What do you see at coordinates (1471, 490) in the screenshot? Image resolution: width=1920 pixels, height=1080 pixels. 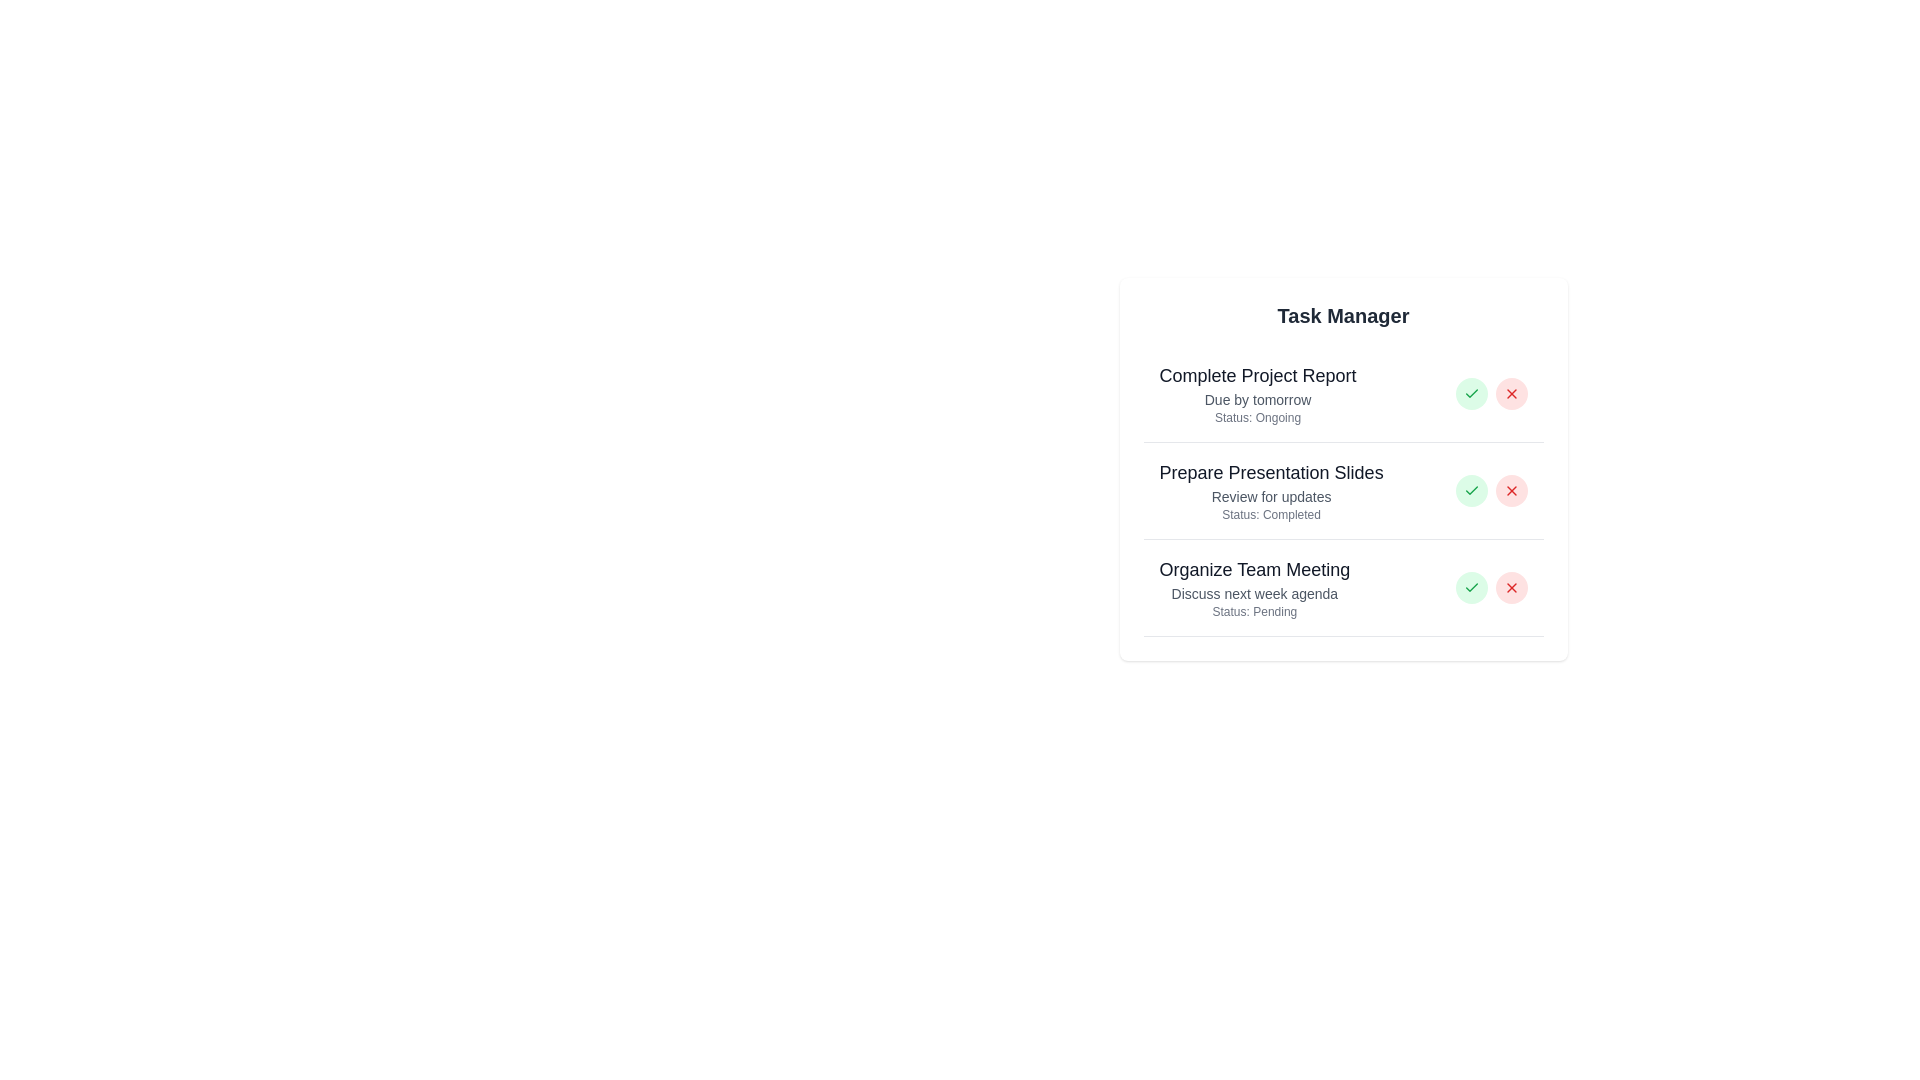 I see `the small, rounded green button with a checkmark icon located in the task list interface under 'Prepare Presentation Slides'` at bounding box center [1471, 490].